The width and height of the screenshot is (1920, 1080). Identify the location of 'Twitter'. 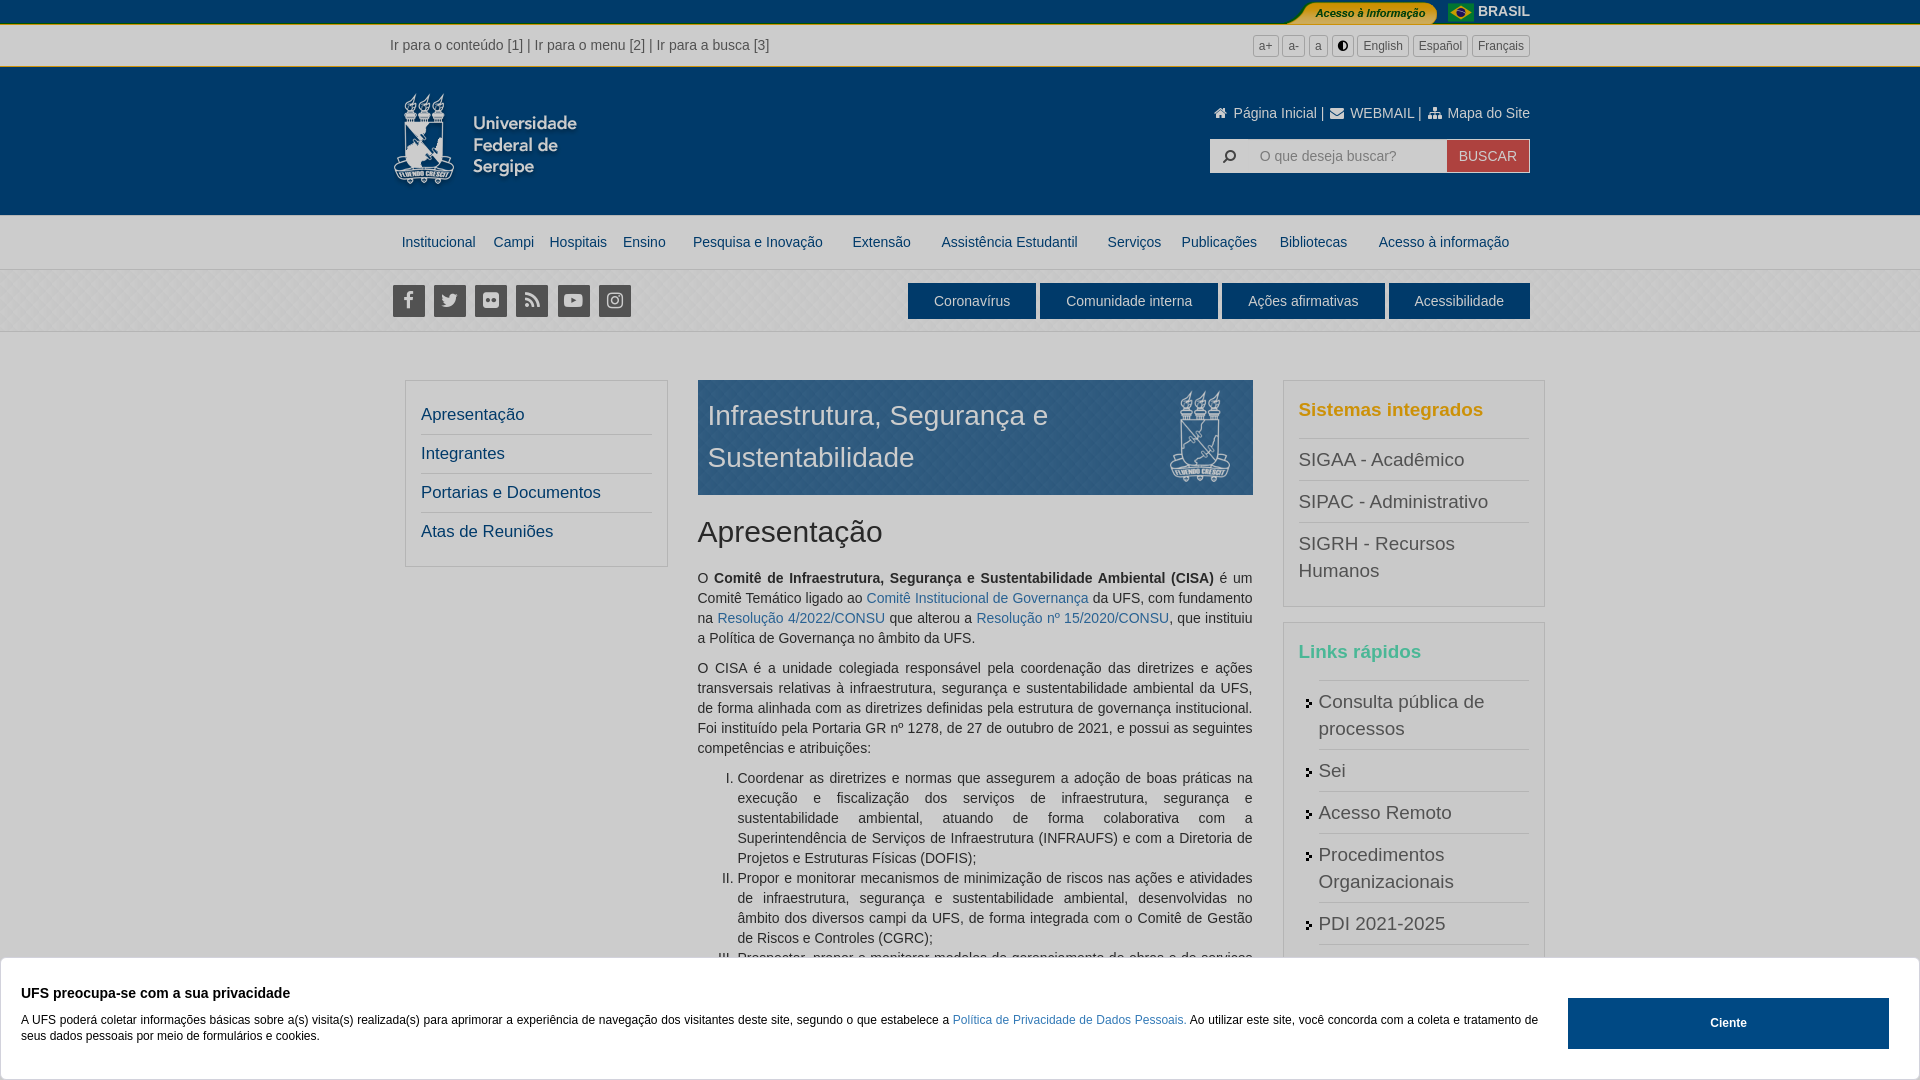
(448, 300).